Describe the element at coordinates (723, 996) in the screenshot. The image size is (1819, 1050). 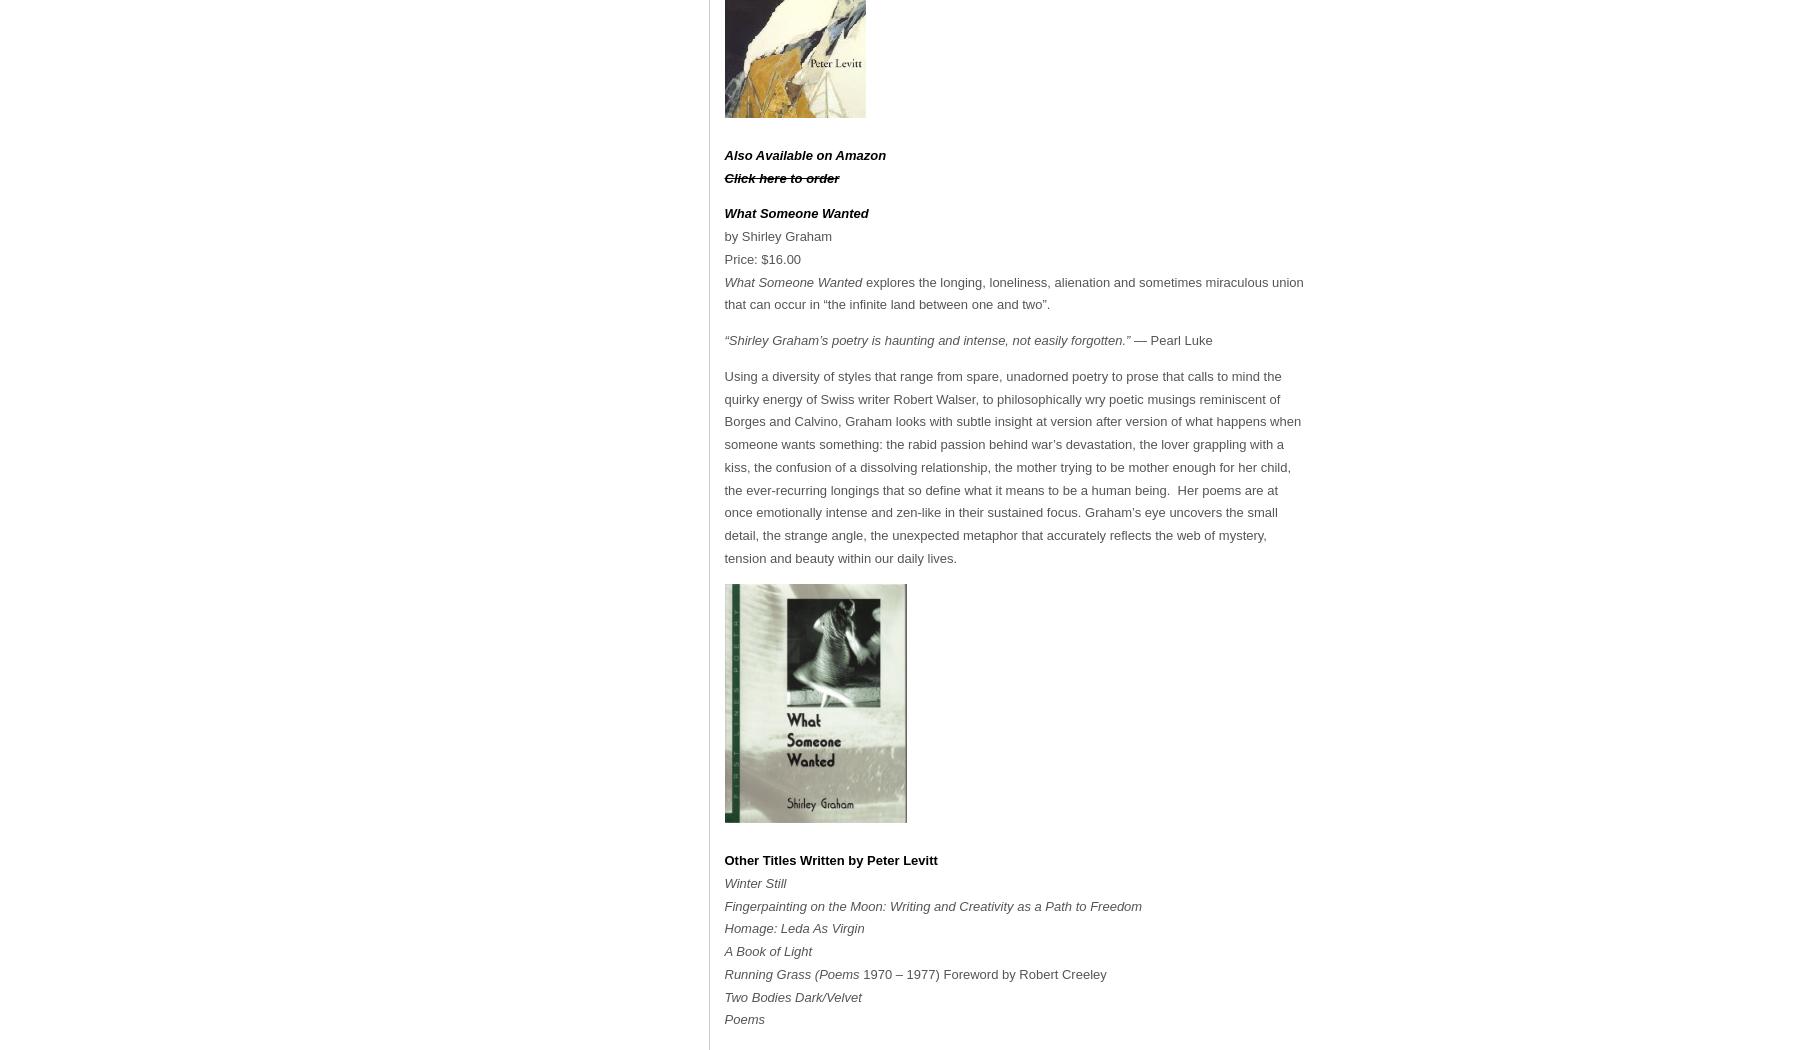
I see `'Two Bodies Dark/Velvet'` at that location.